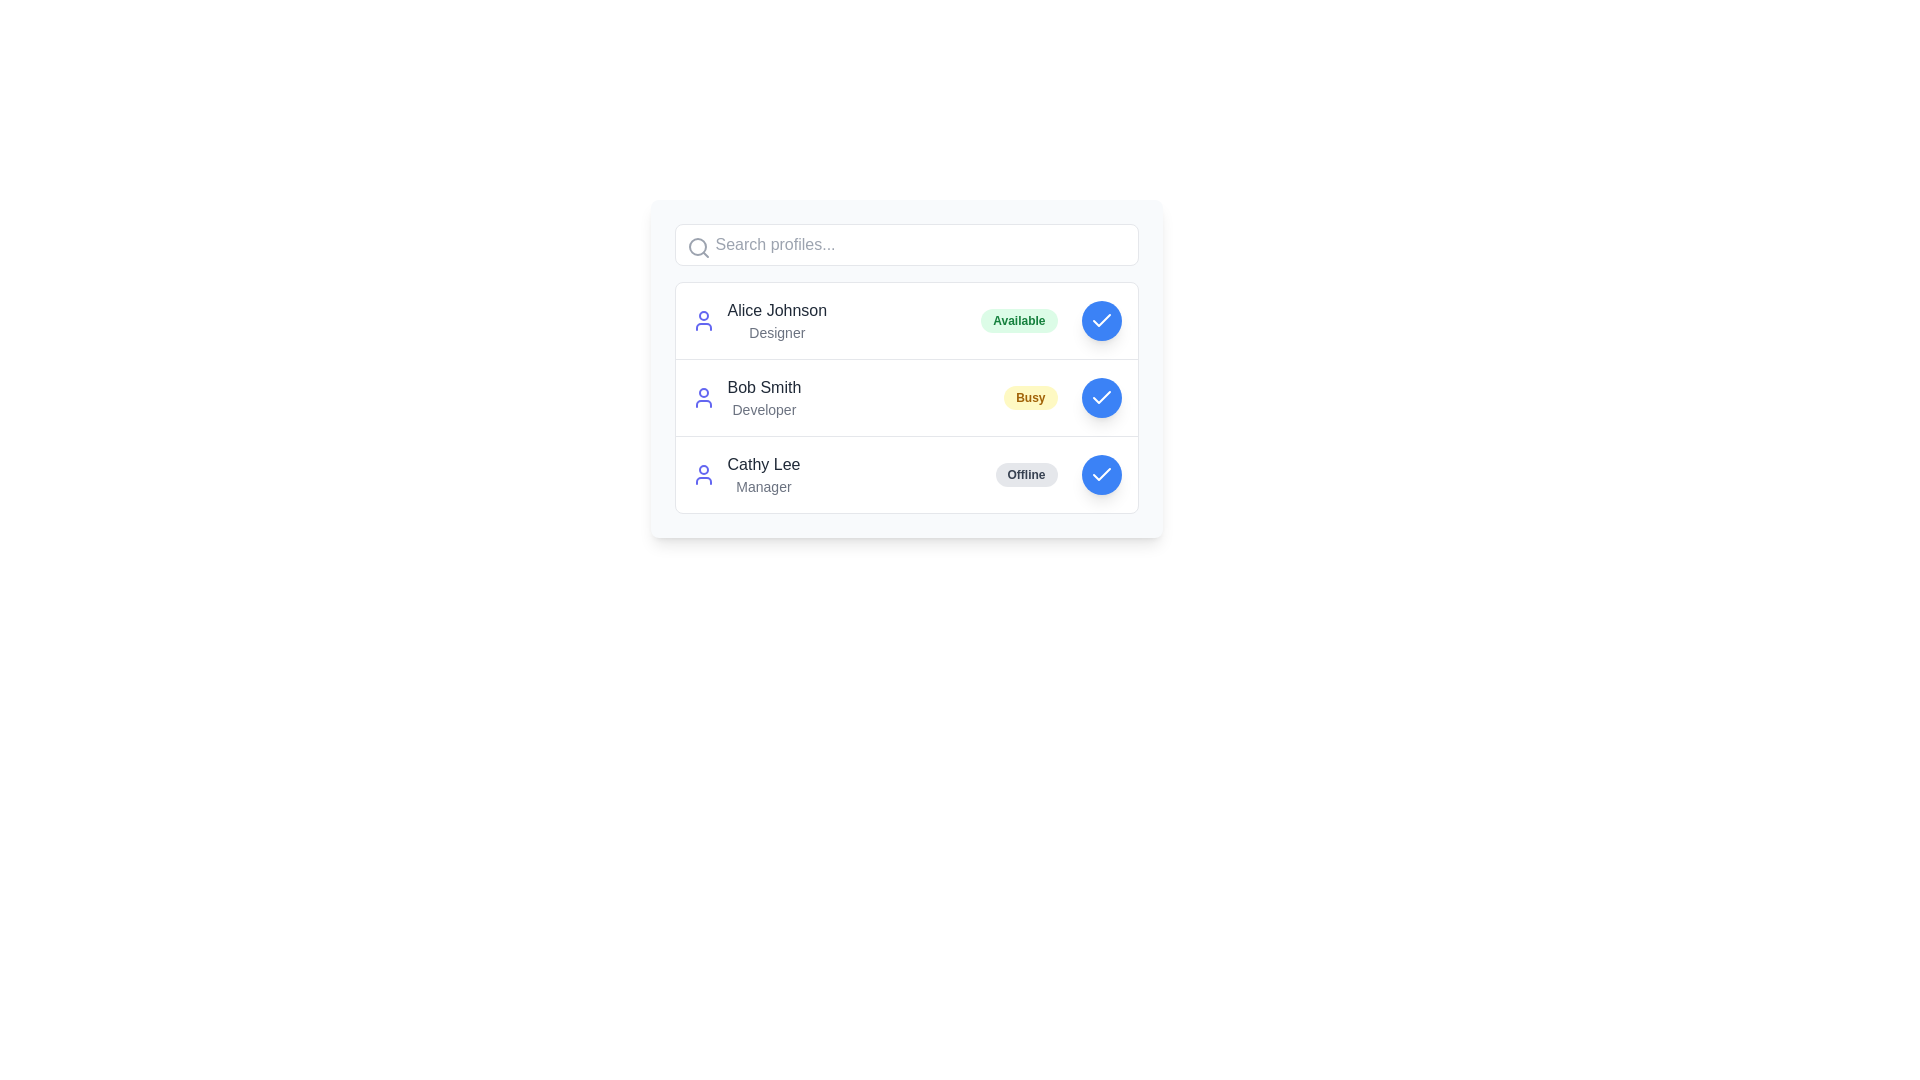  I want to click on the user profile icon with a blue tint and a user silhouette, located at the leftmost side of the entry row for Cathy Lee, so click(703, 474).